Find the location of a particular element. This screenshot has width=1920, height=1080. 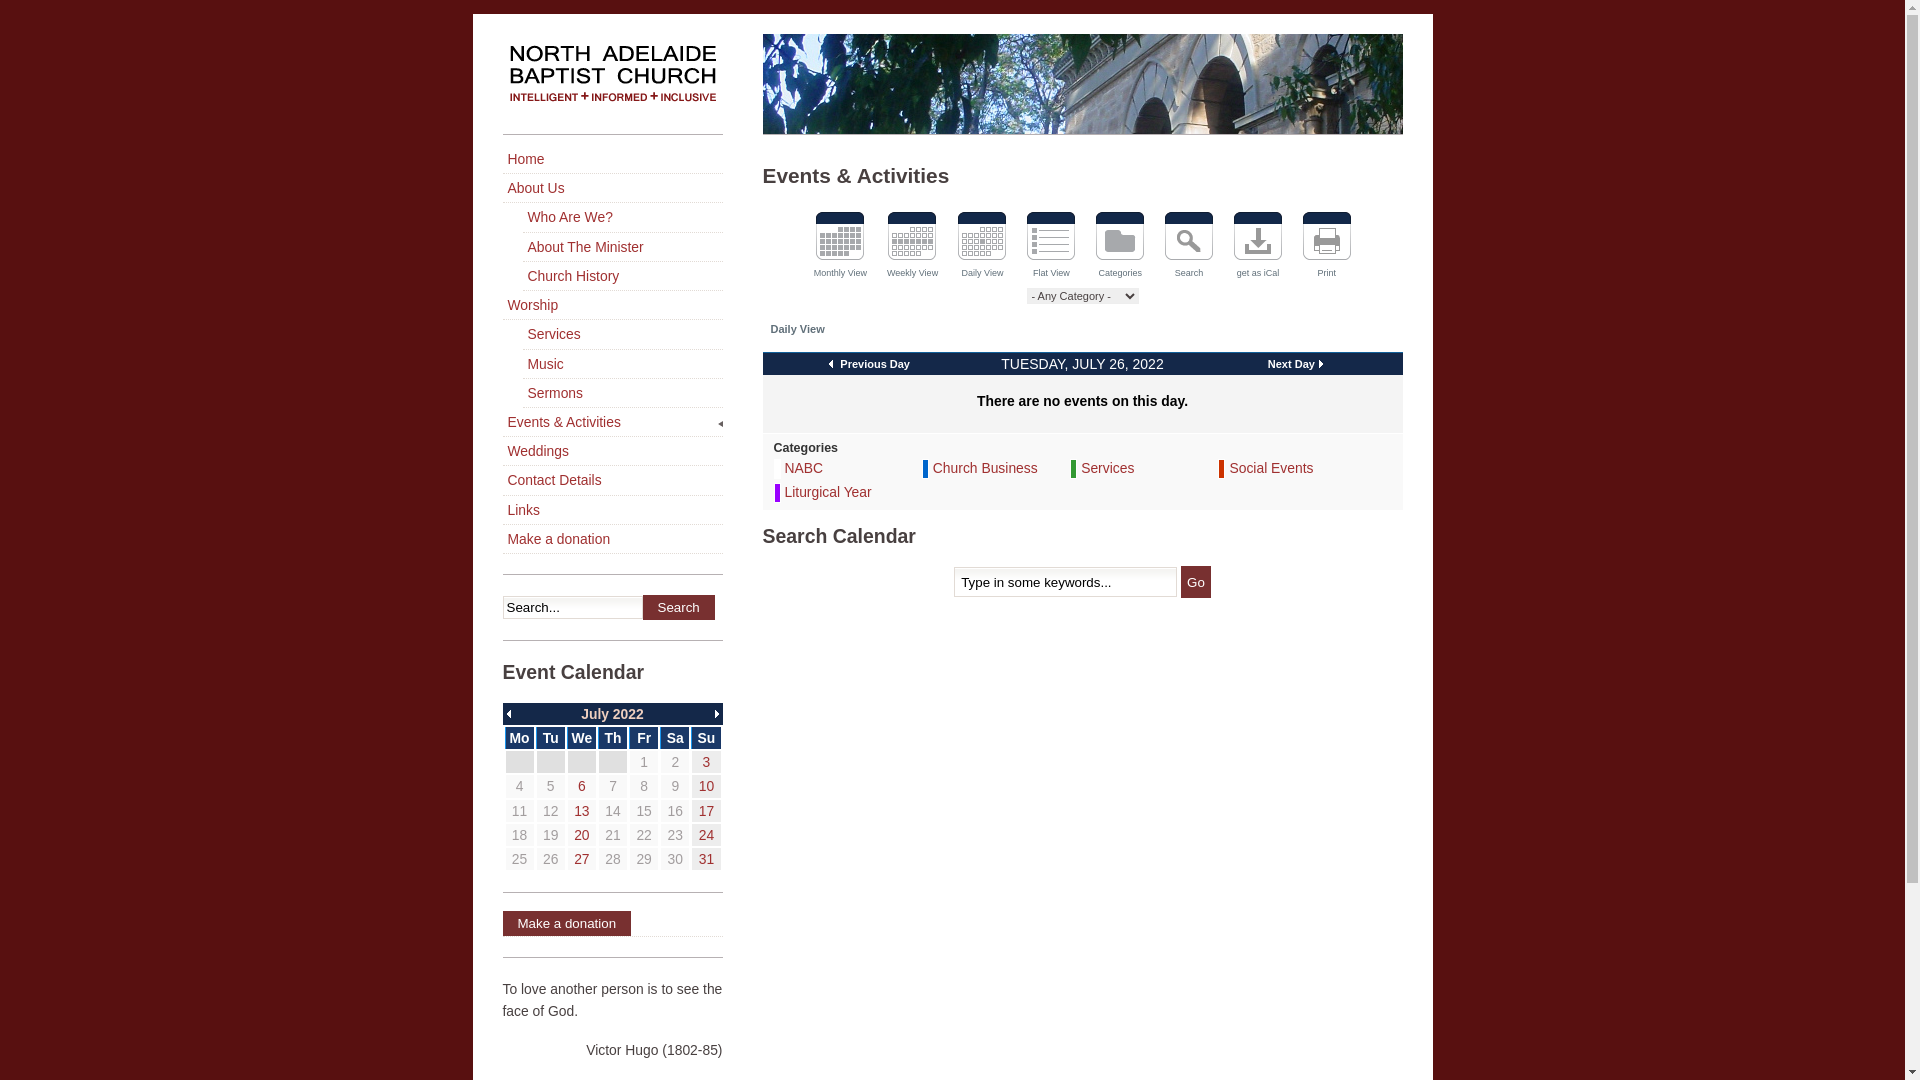

'Weekly View' is located at coordinates (911, 246).